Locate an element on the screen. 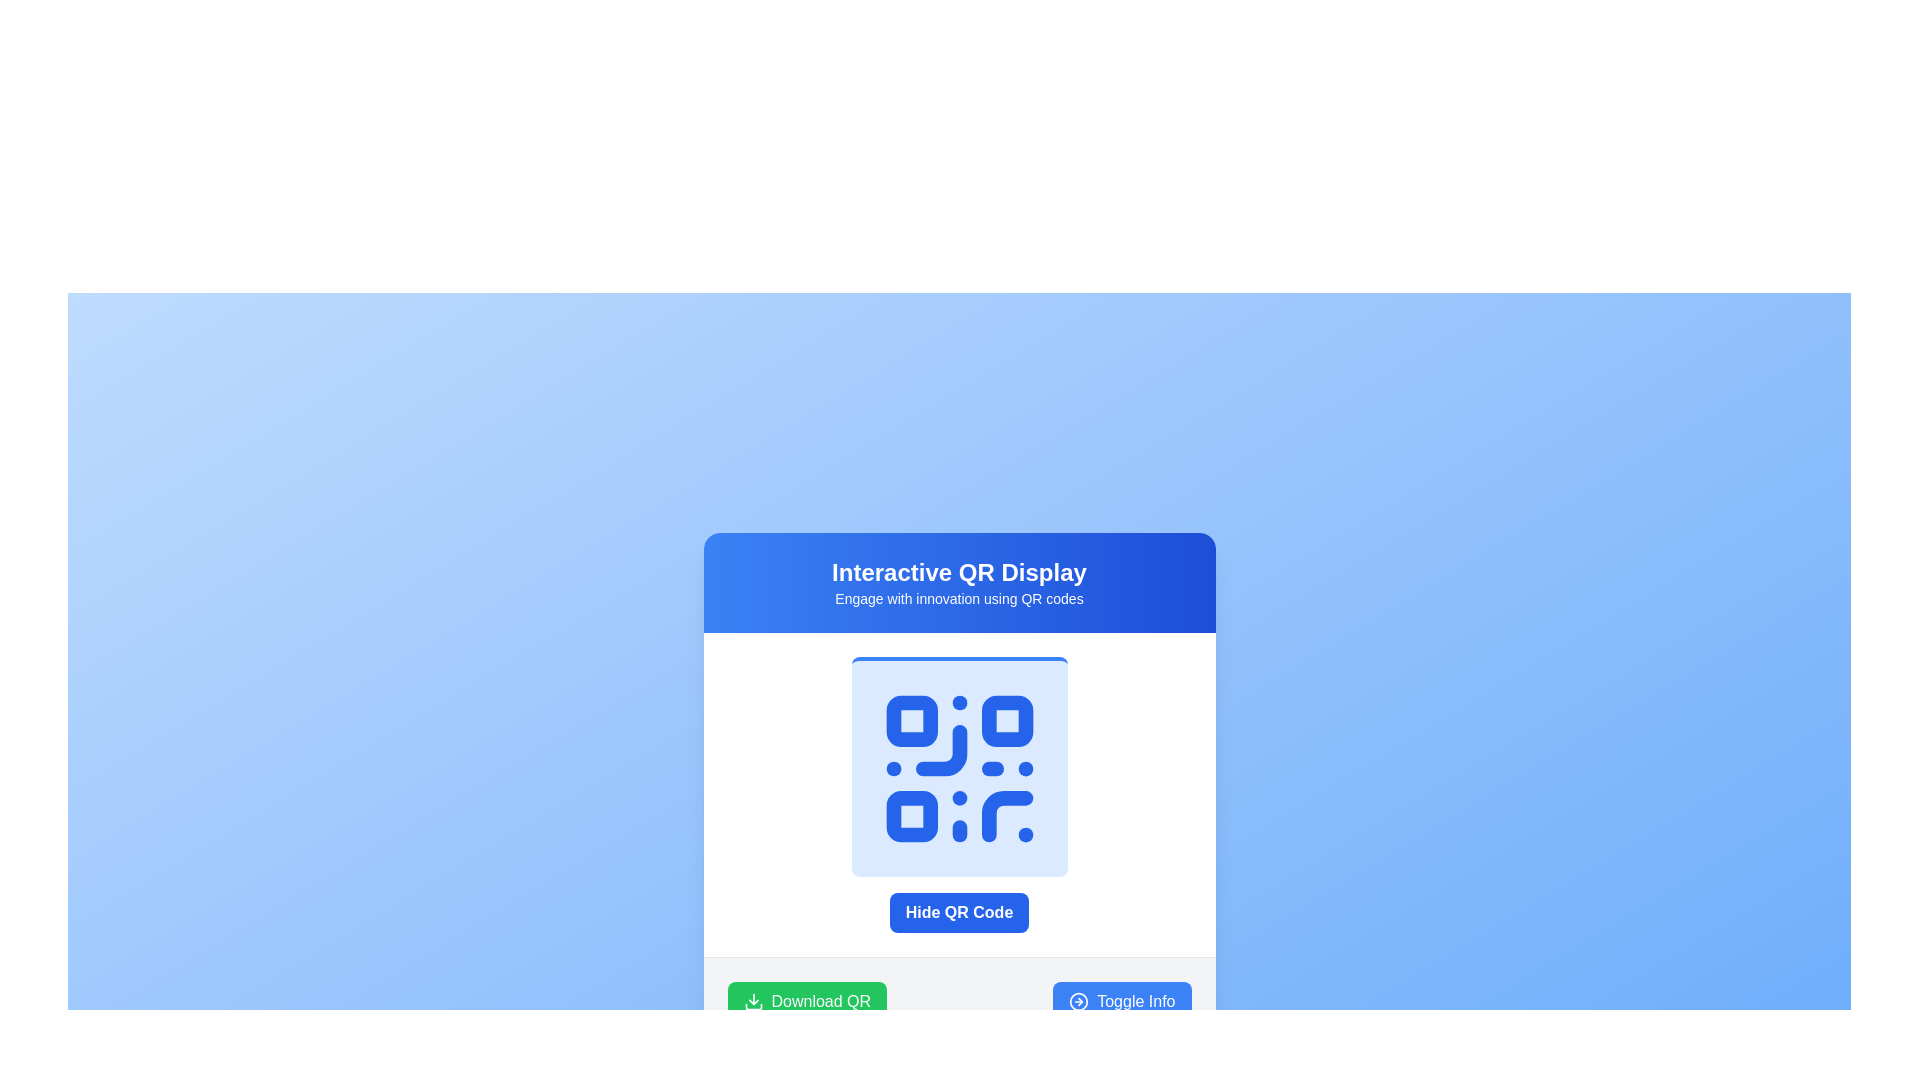 This screenshot has width=1920, height=1080. the Header section located at the top of the card-like structure, which provides context for the interactive QR code display is located at coordinates (958, 582).